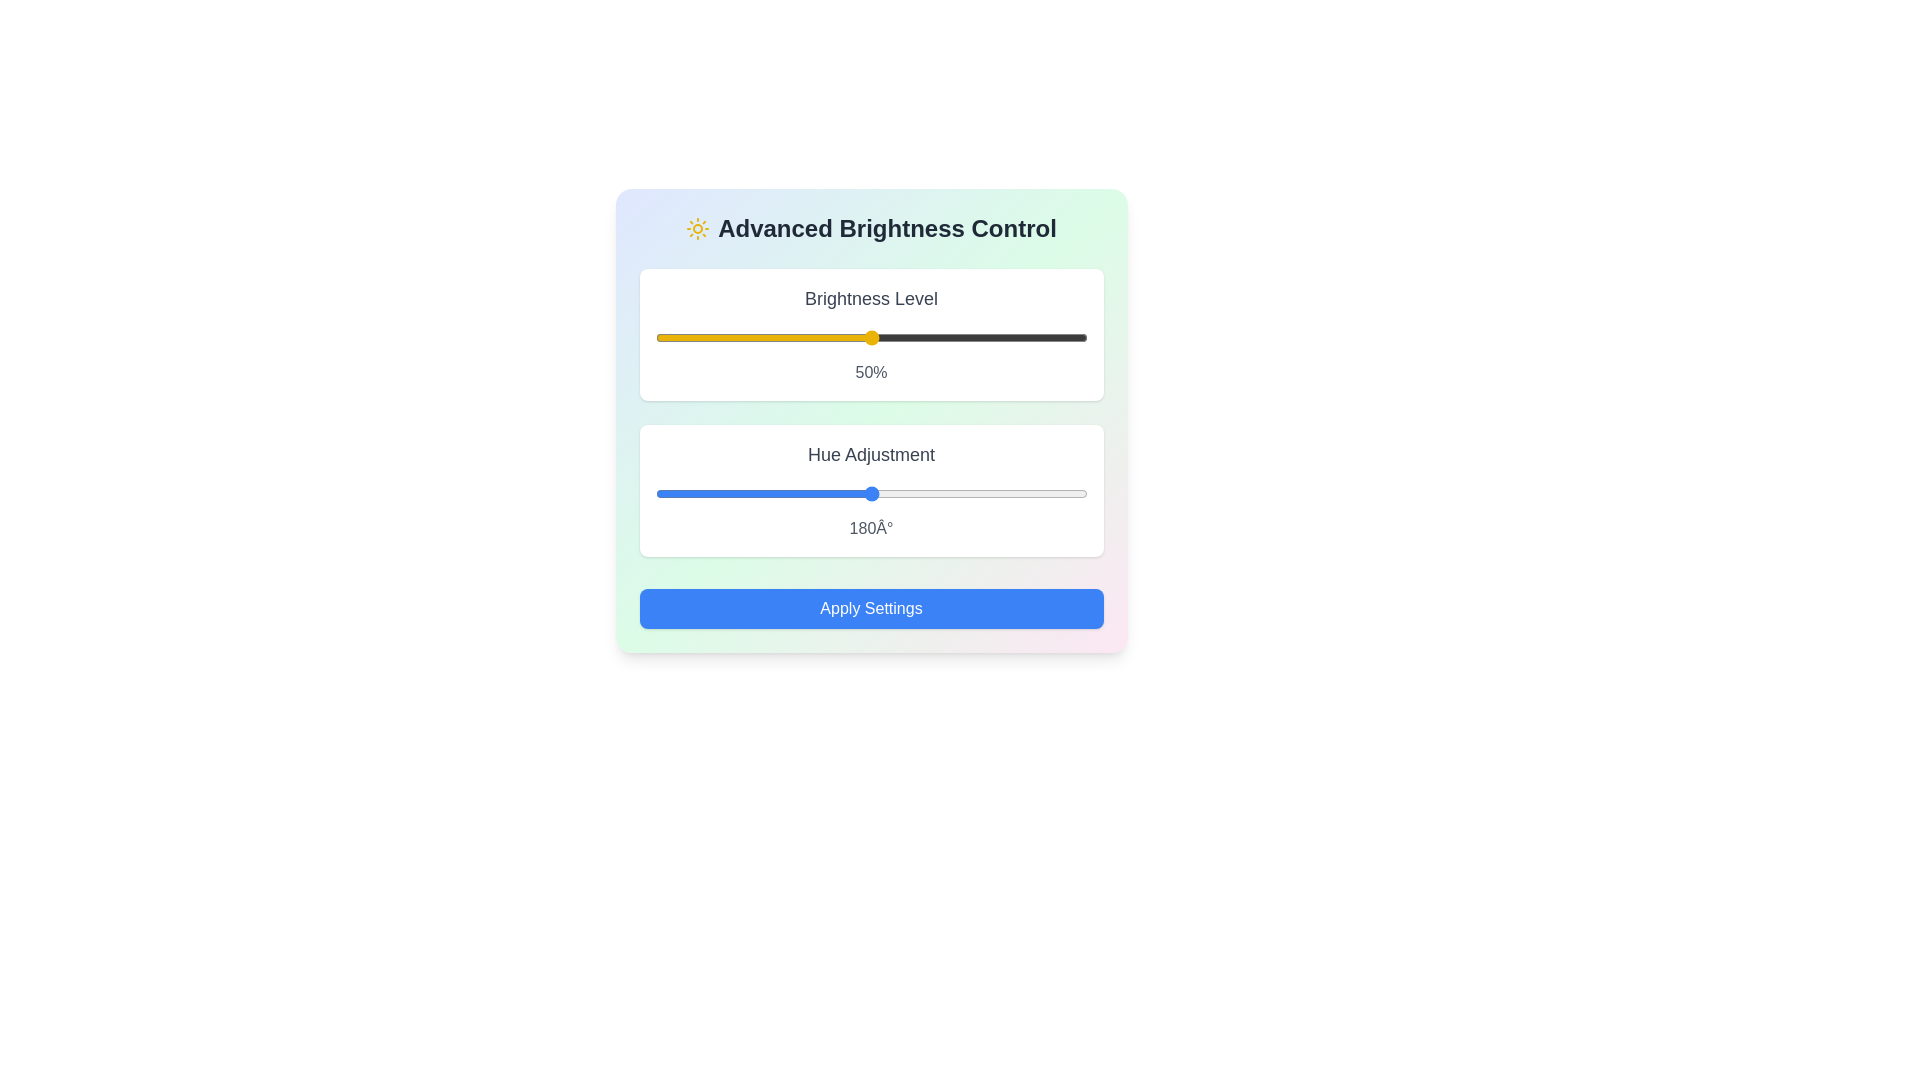 The image size is (1920, 1080). What do you see at coordinates (871, 608) in the screenshot?
I see `the 'Apply Settings' button` at bounding box center [871, 608].